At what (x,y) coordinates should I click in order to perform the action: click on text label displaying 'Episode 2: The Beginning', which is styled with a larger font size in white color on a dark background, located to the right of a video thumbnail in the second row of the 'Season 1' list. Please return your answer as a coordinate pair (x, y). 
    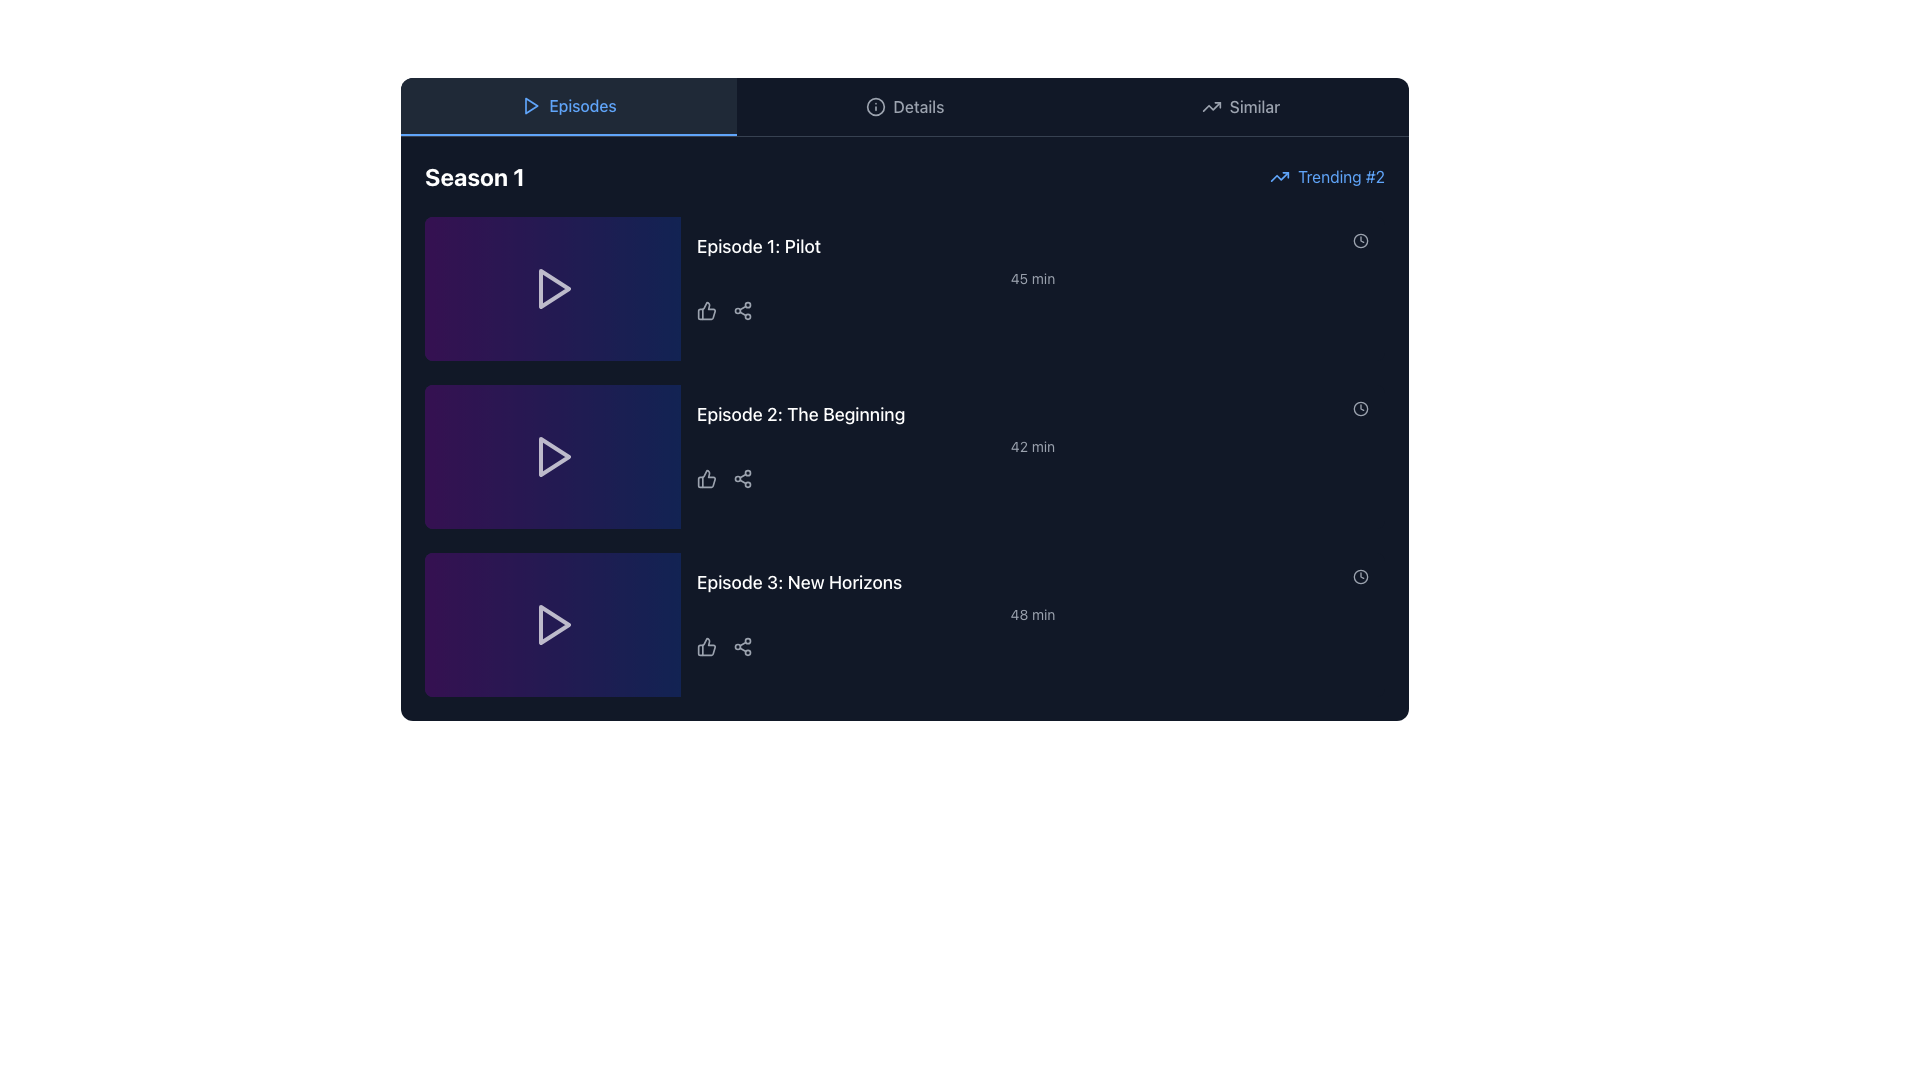
    Looking at the image, I should click on (801, 414).